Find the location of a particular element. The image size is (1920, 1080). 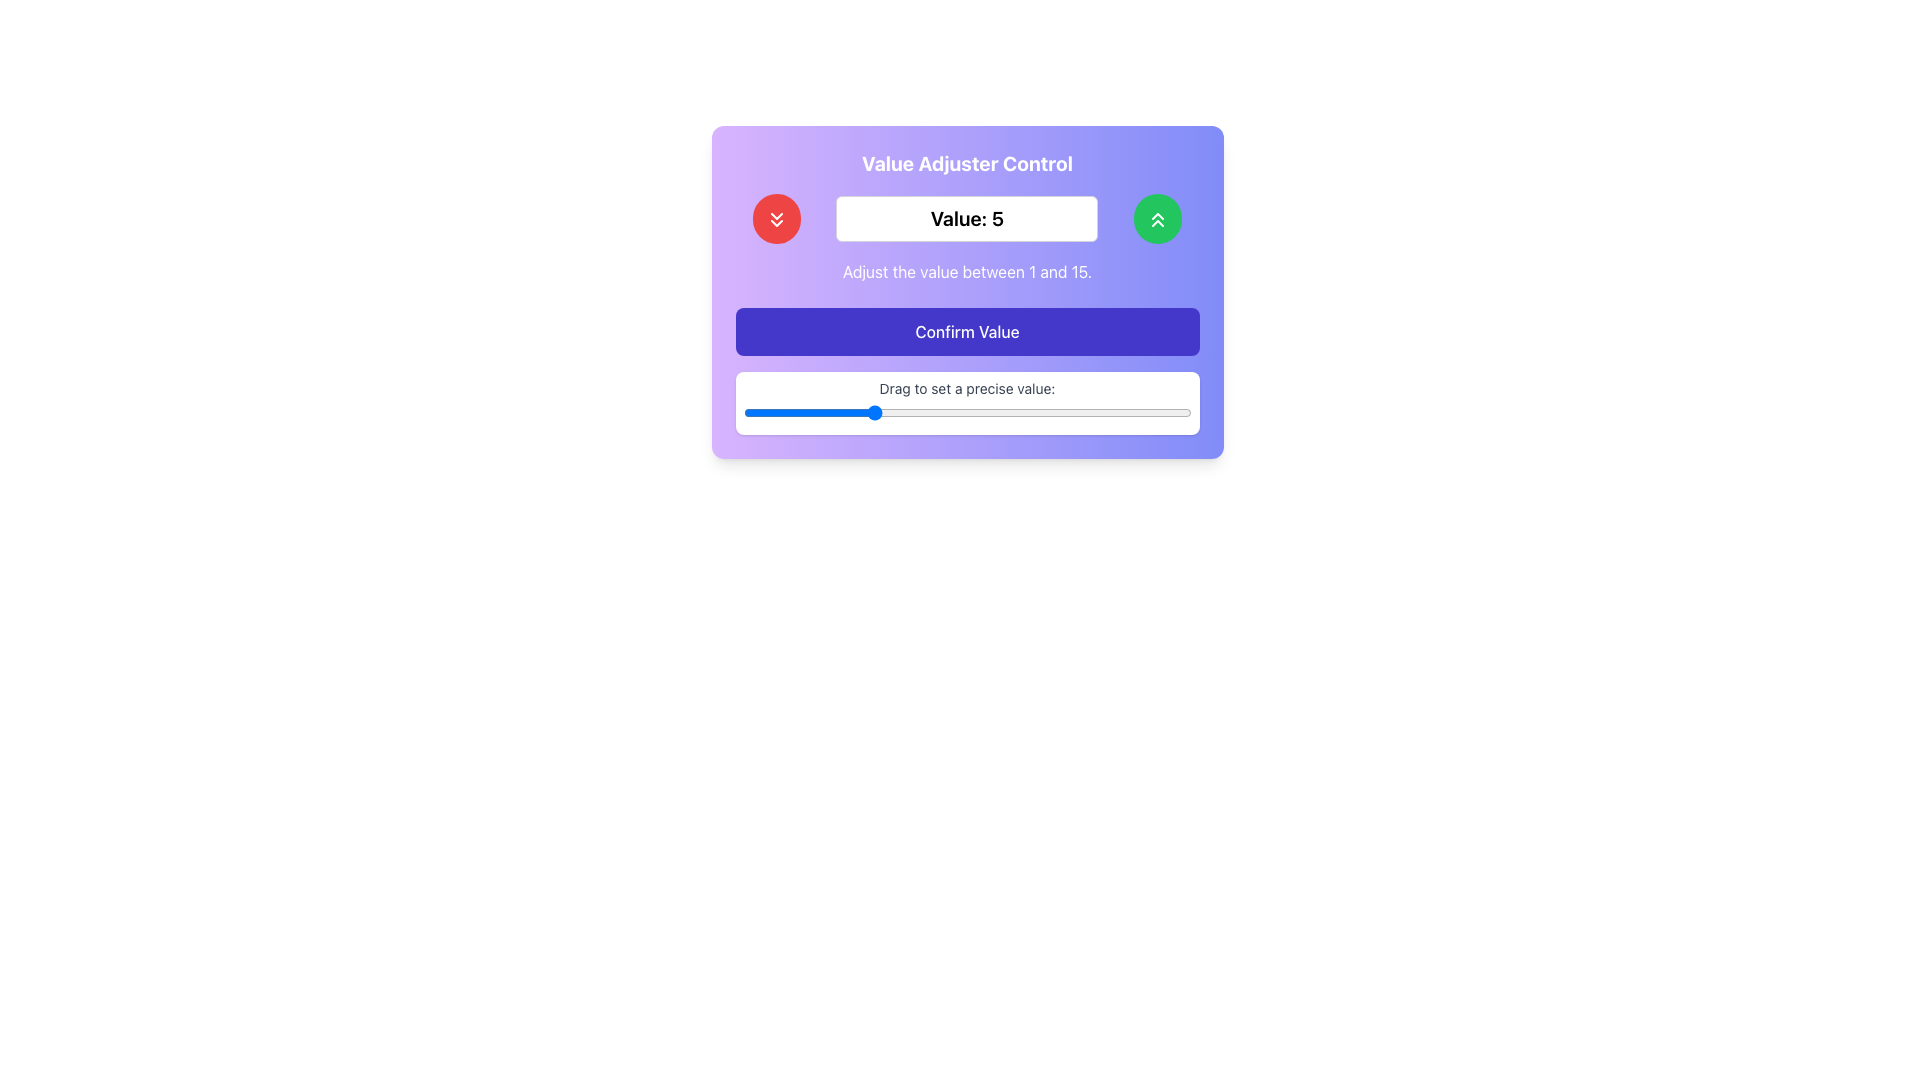

the circular red button with white, downward-pointing double chevrons is located at coordinates (776, 218).